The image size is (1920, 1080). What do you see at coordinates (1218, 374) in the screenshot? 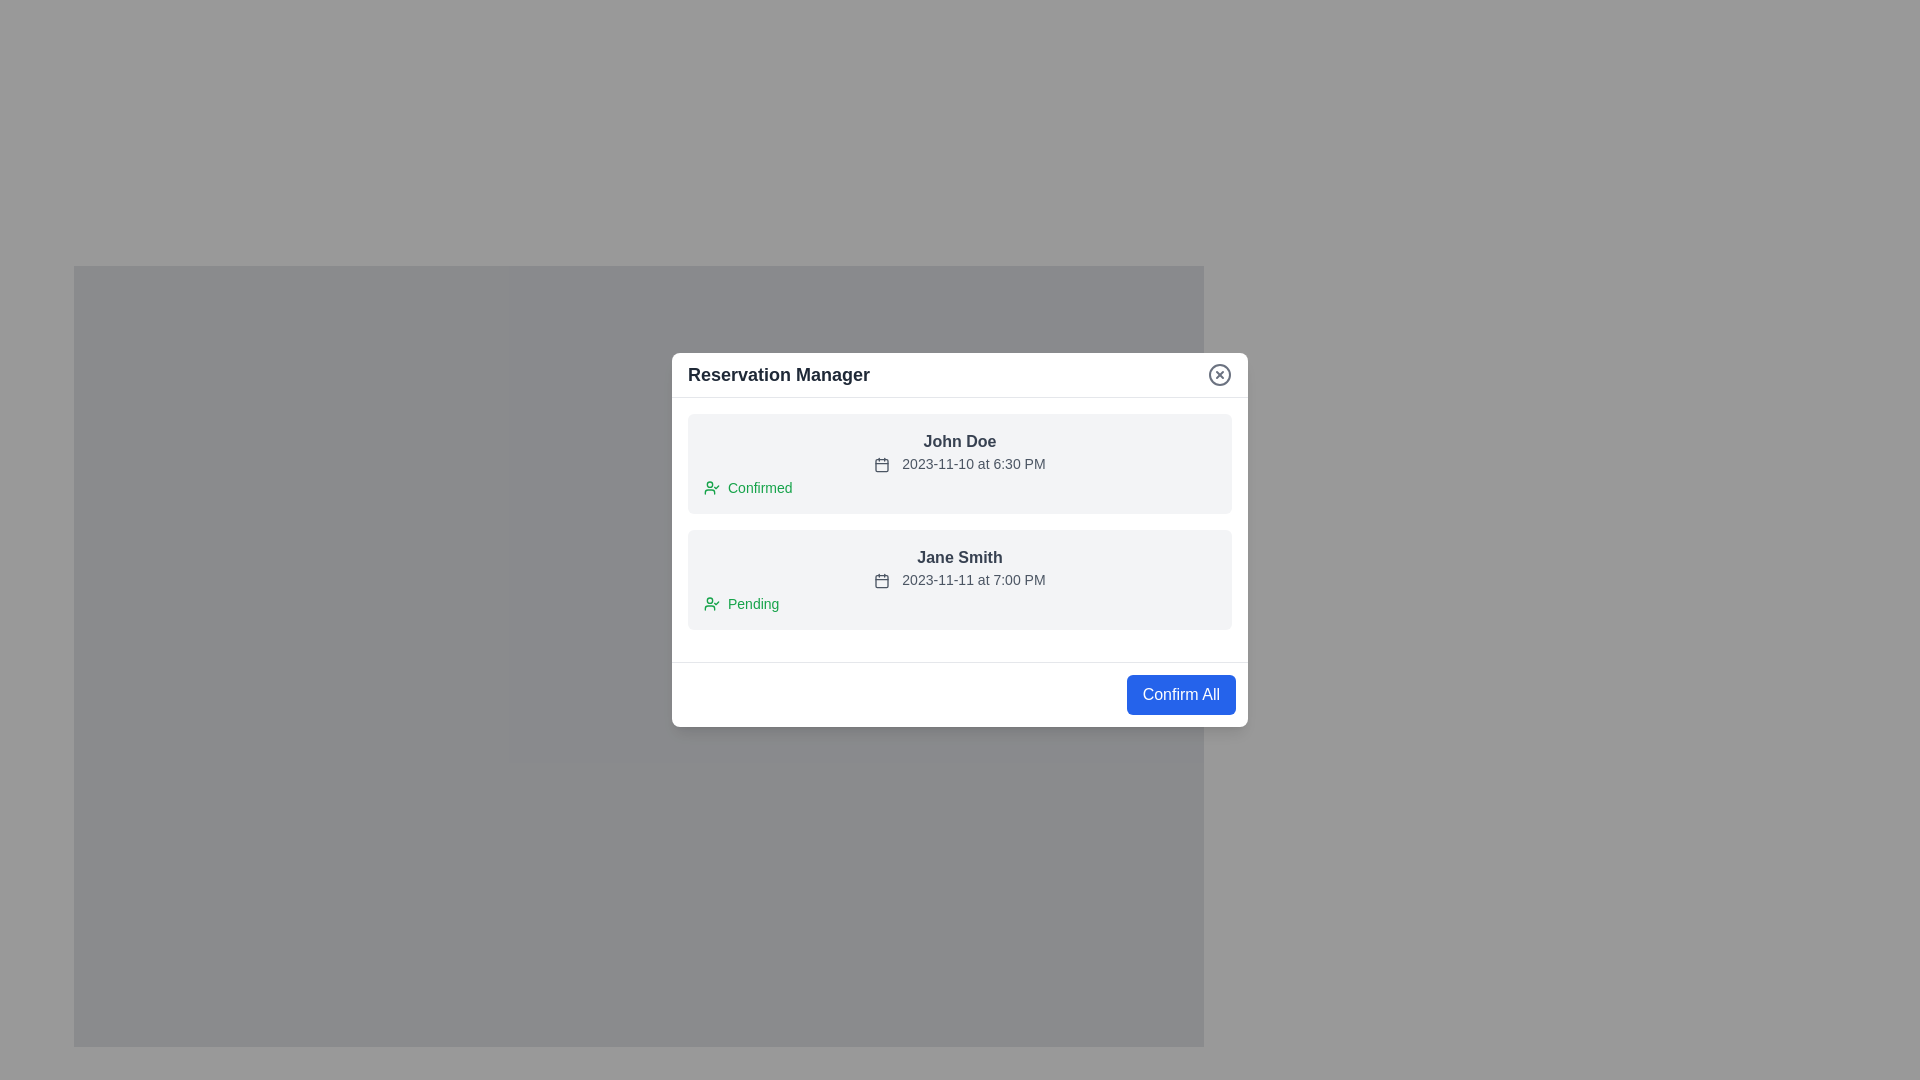
I see `the close button (X icon) located at the top-right corner of the modal window titled 'Reservation Manager'` at bounding box center [1218, 374].